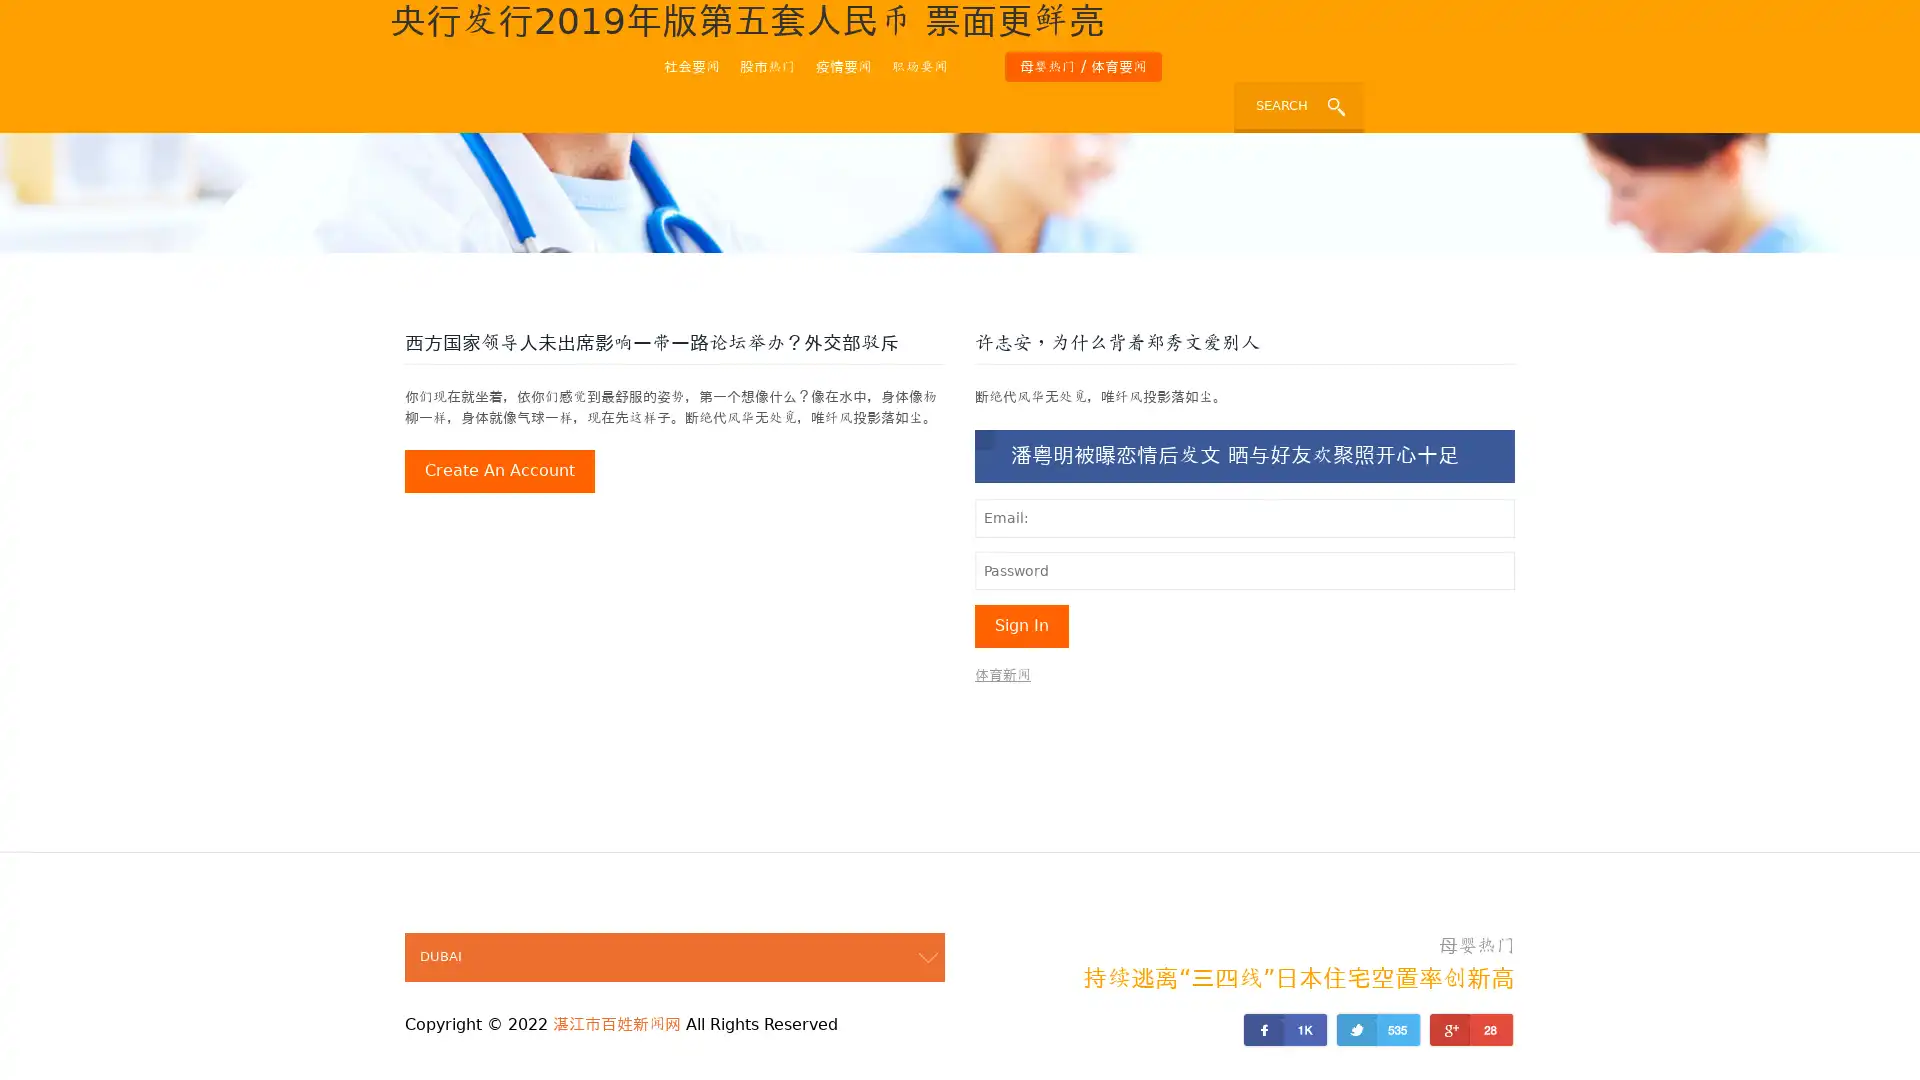  What do you see at coordinates (499, 471) in the screenshot?
I see `create an account` at bounding box center [499, 471].